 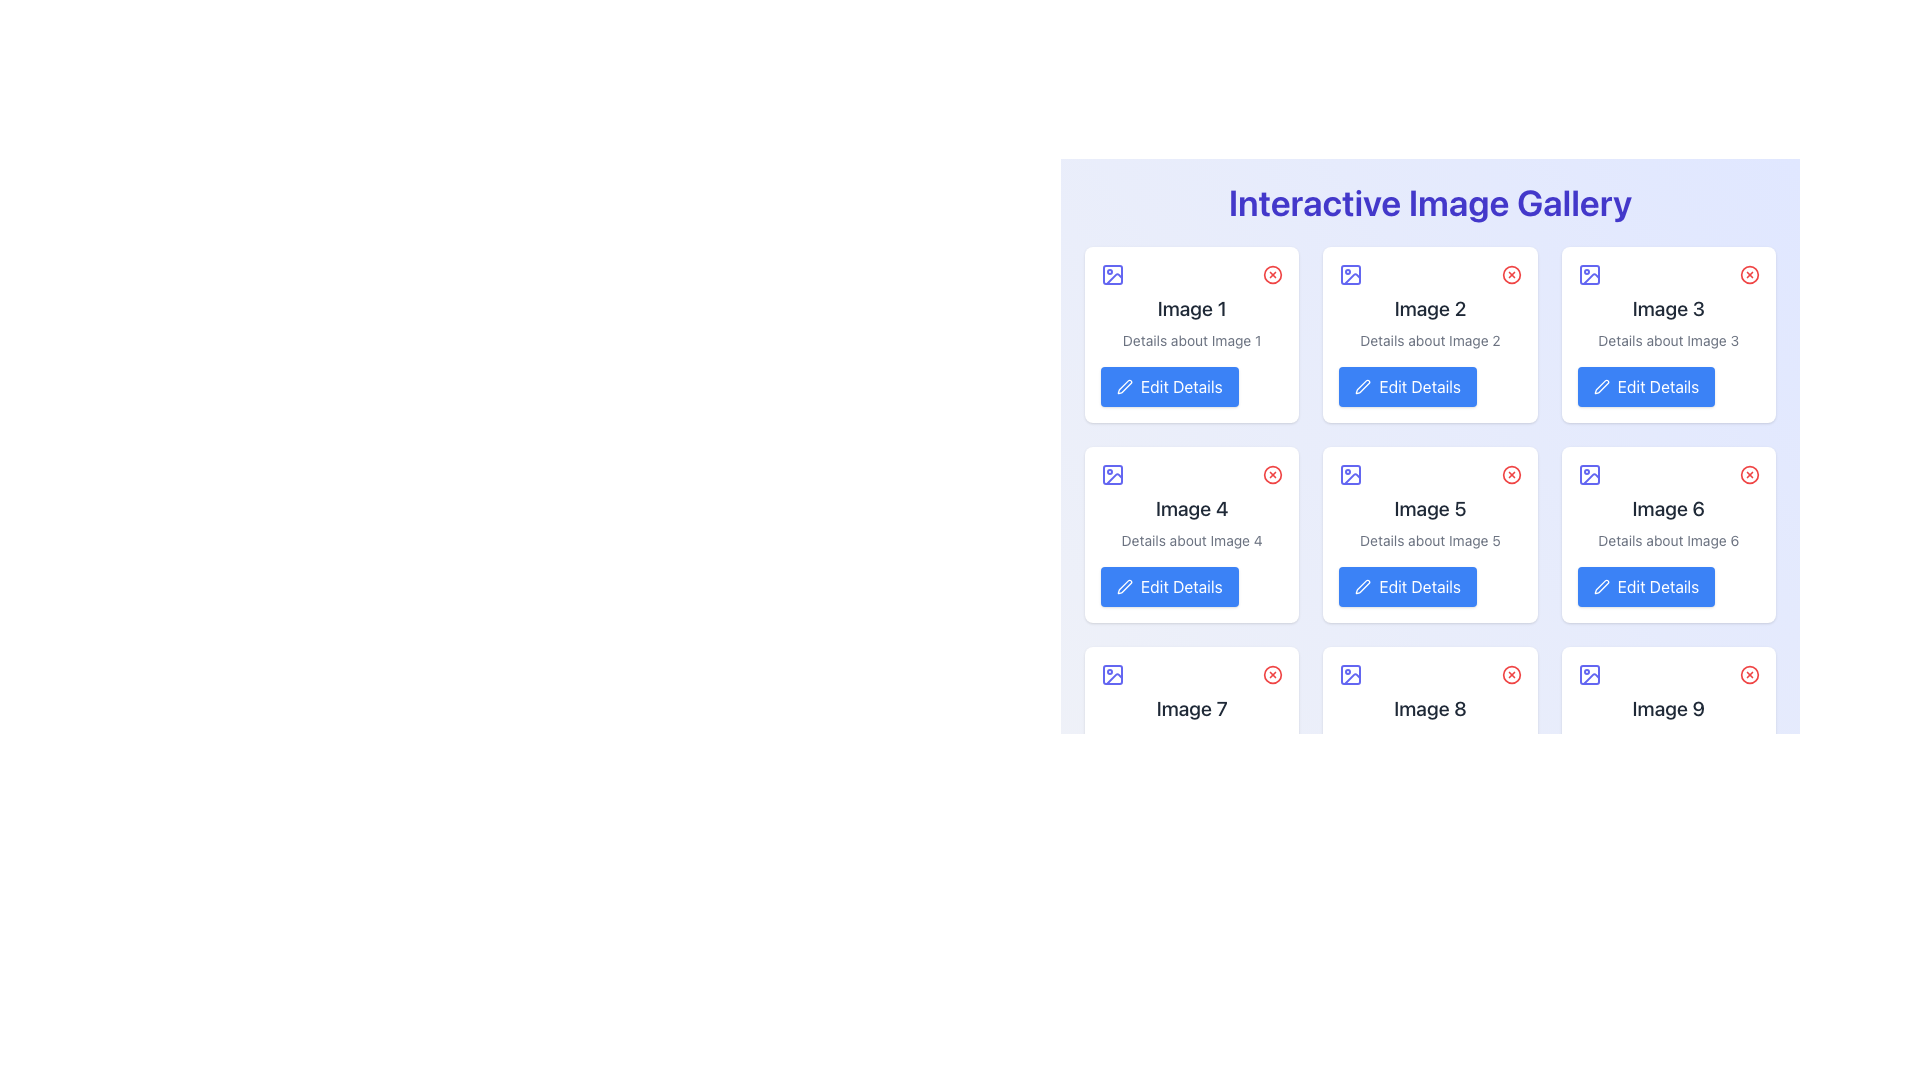 I want to click on the text label displaying 'Image 2' which has a larger font size and dark gray color, located in the card labeled 'Image 2', so click(x=1429, y=308).